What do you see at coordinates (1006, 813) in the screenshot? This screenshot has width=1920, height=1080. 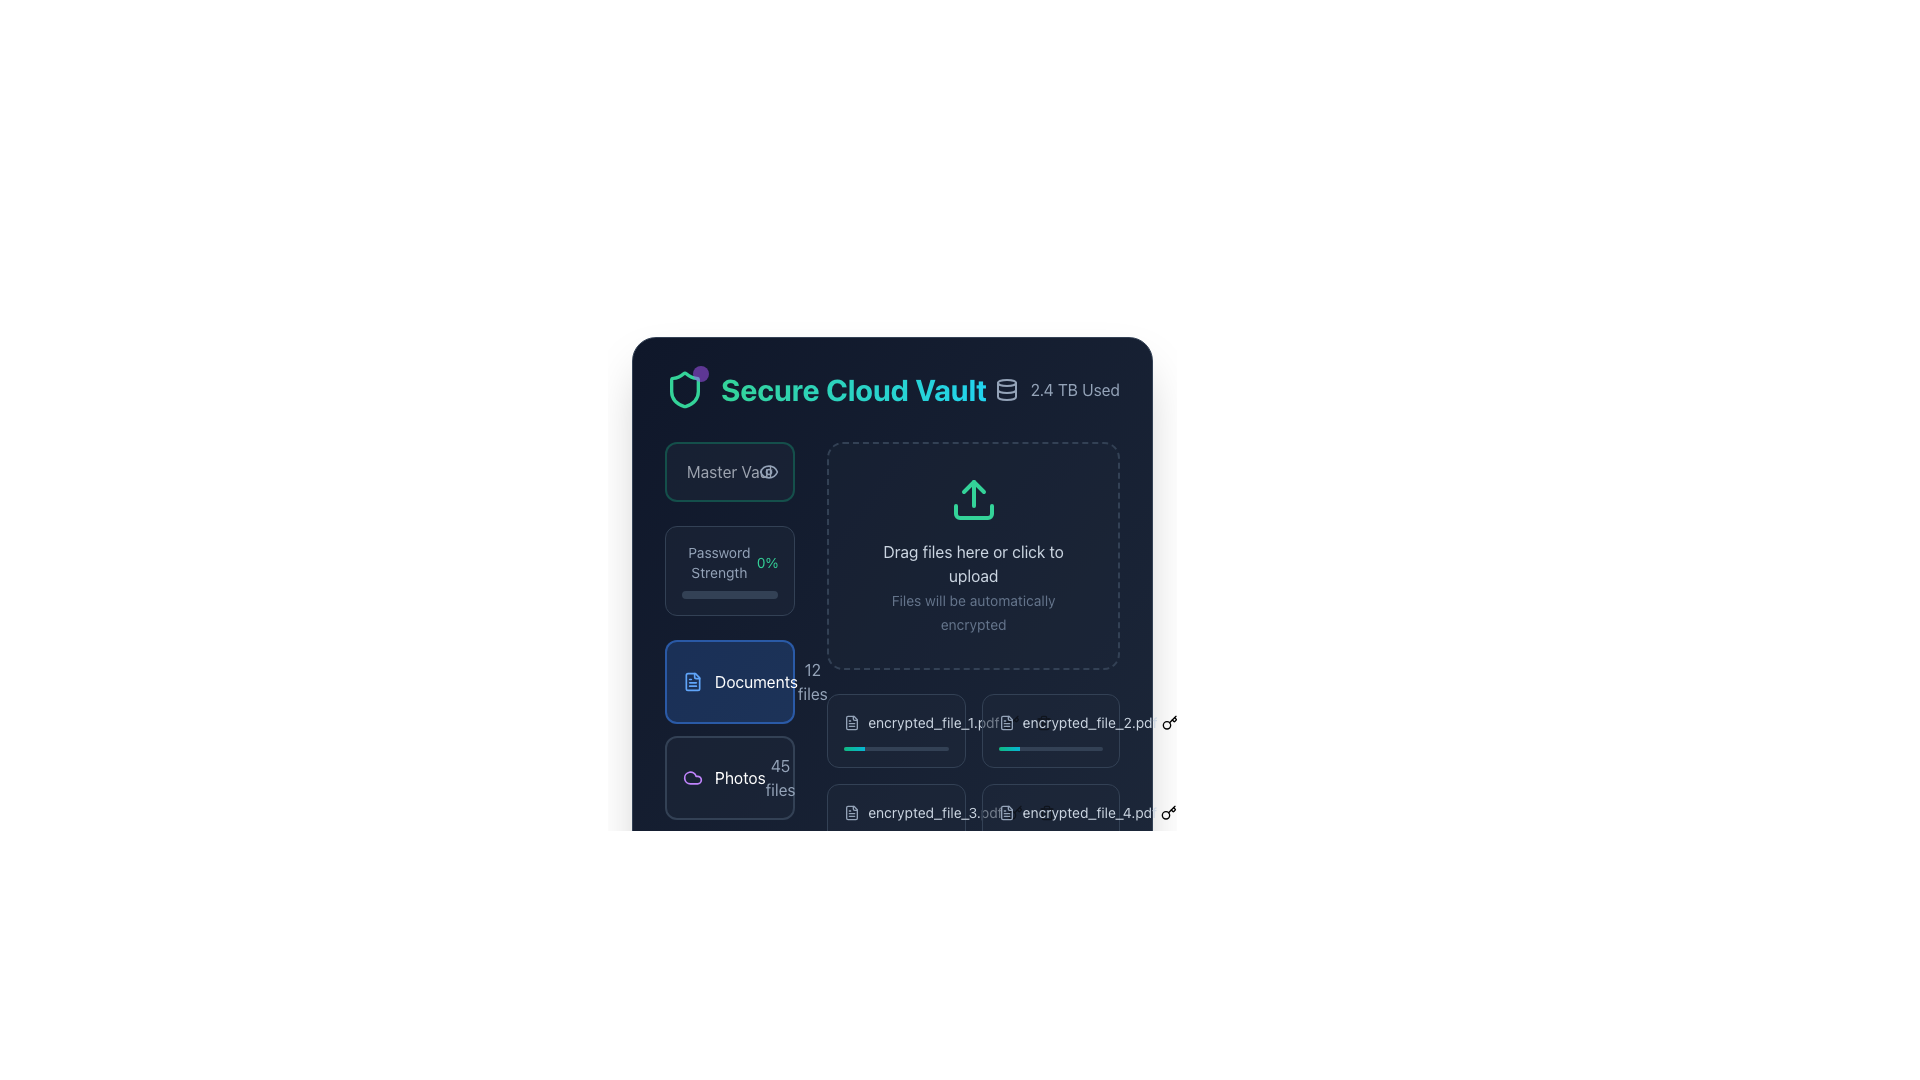 I see `the small gray file icon resembling a document outline located to the left of the filename 'encrypted_file_4.pdf' in the second row of the documents section` at bounding box center [1006, 813].